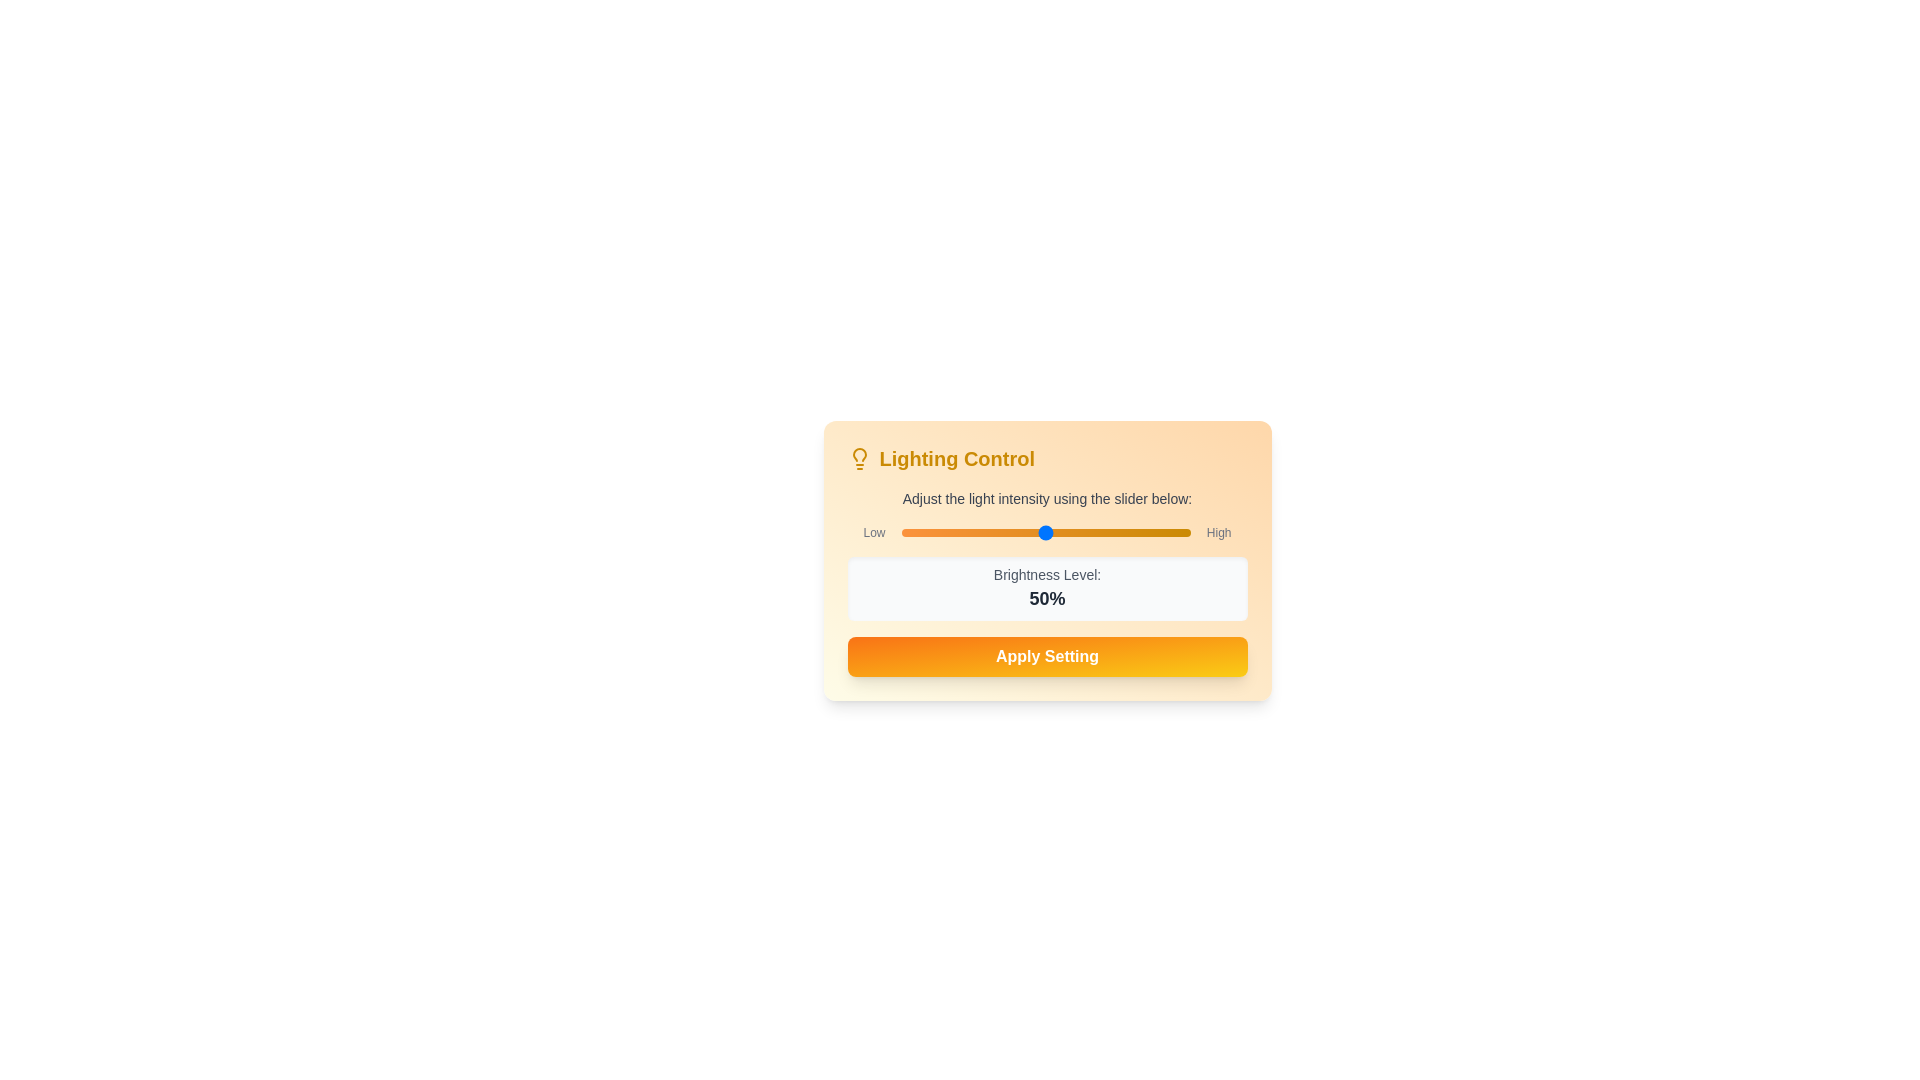 The height and width of the screenshot is (1080, 1920). Describe the element at coordinates (1005, 531) in the screenshot. I see `the slider` at that location.